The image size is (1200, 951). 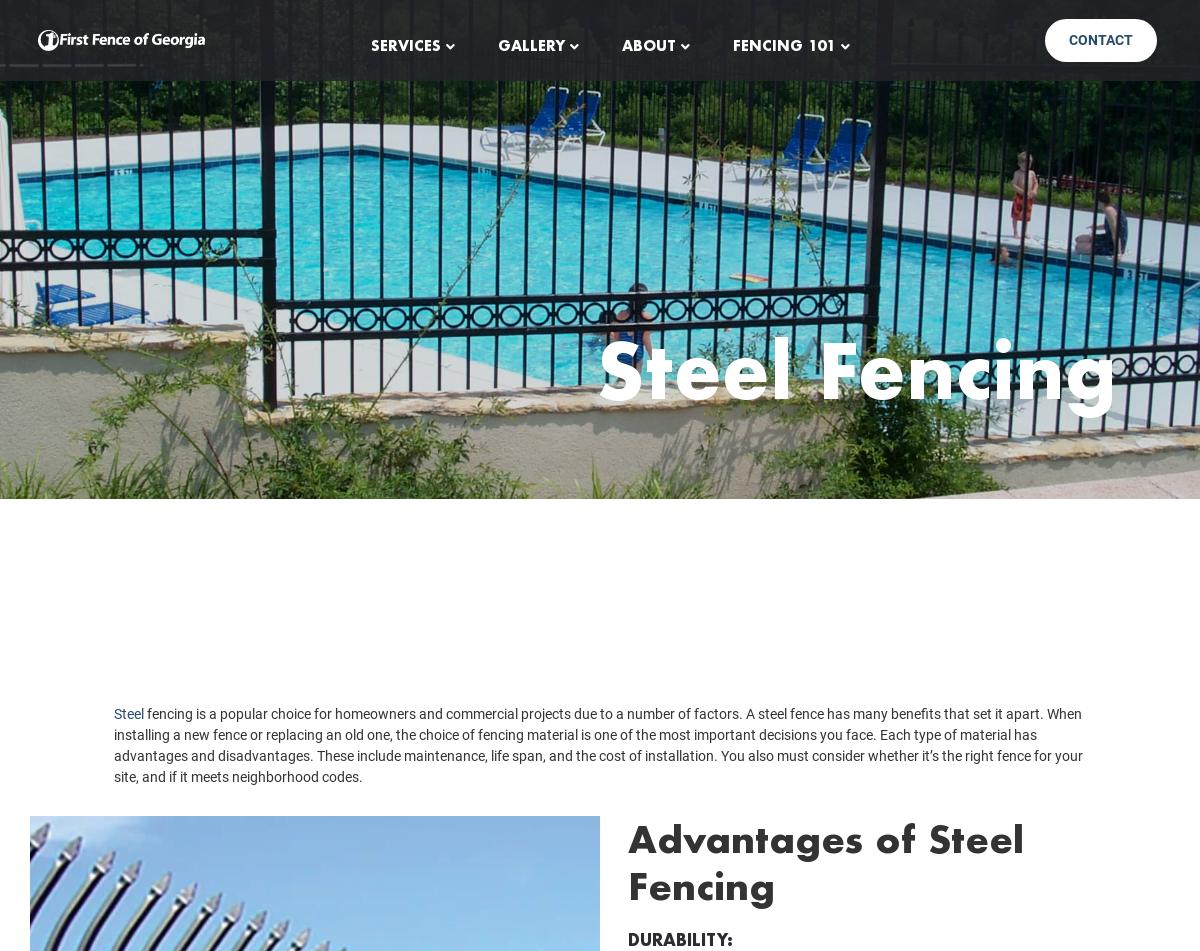 I want to click on 'First Fence of Georgia', so click(x=600, y=625).